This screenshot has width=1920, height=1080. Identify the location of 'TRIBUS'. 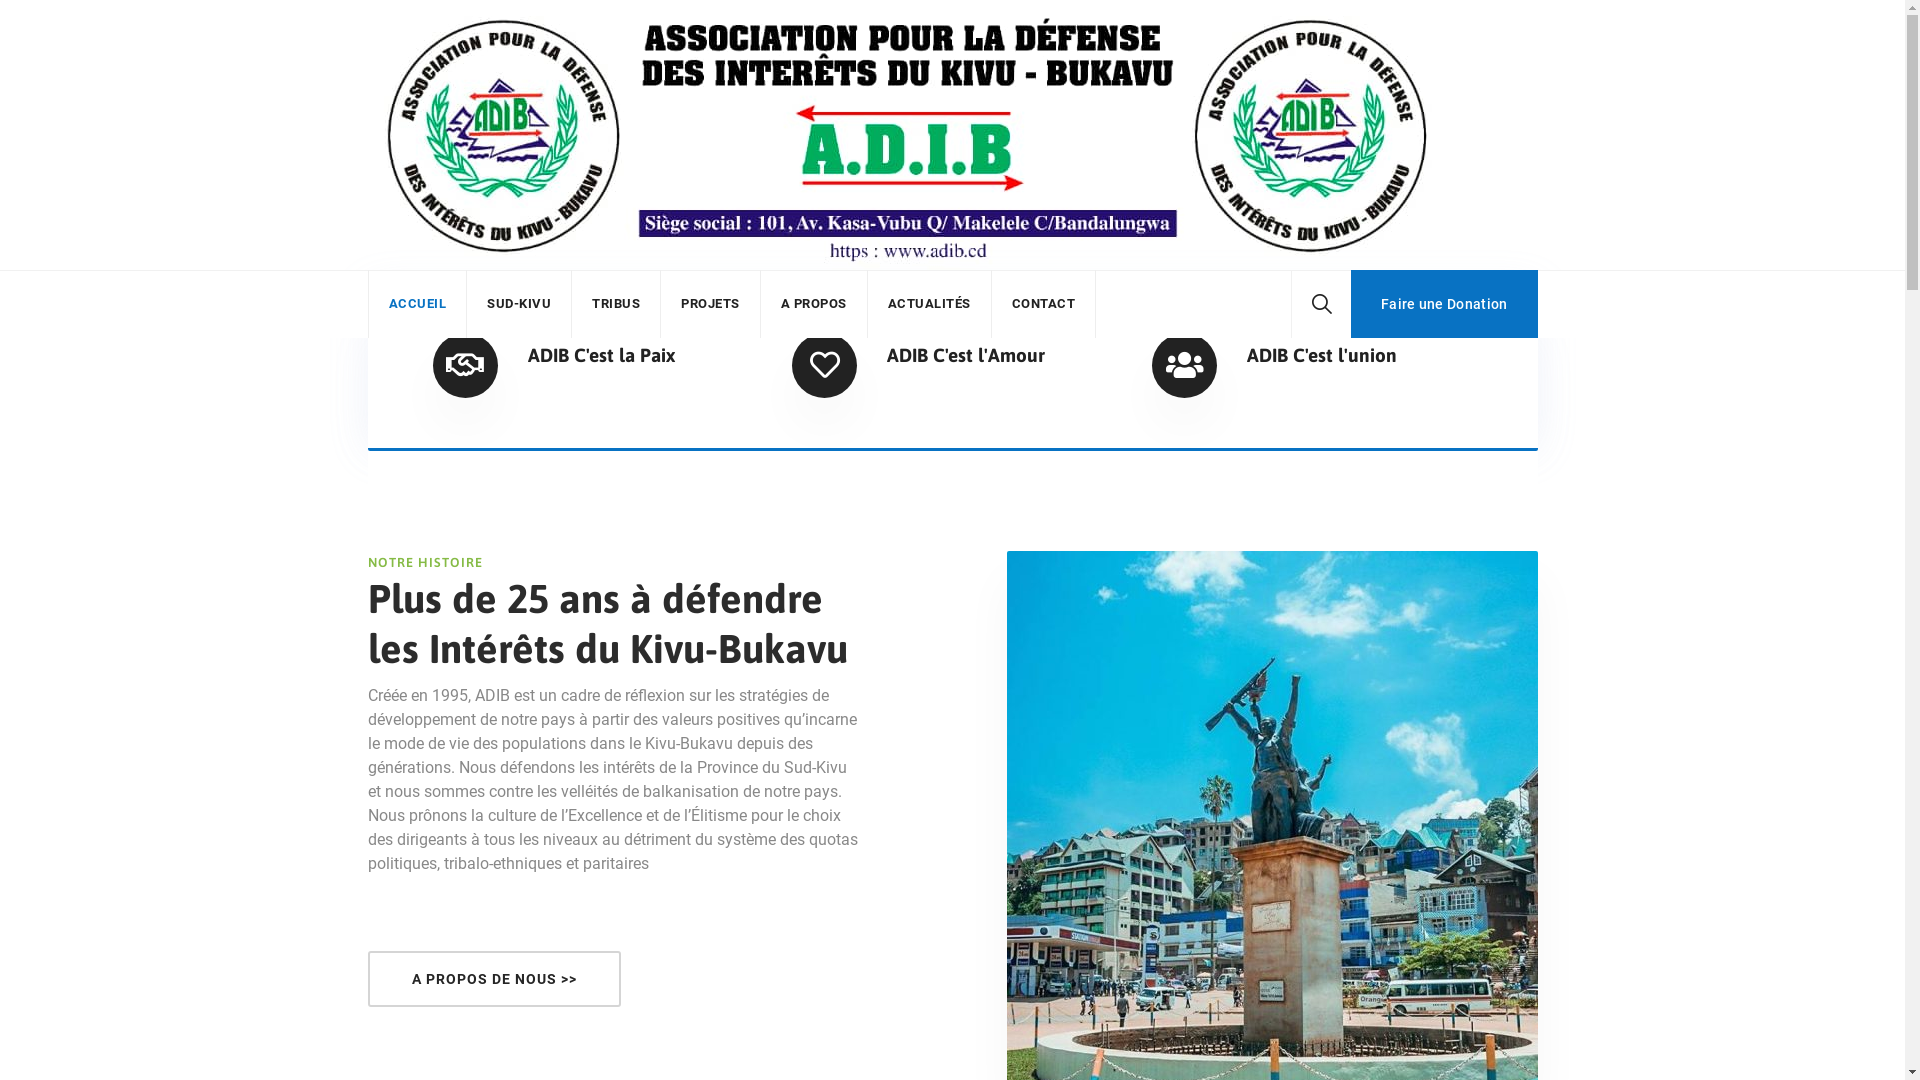
(590, 304).